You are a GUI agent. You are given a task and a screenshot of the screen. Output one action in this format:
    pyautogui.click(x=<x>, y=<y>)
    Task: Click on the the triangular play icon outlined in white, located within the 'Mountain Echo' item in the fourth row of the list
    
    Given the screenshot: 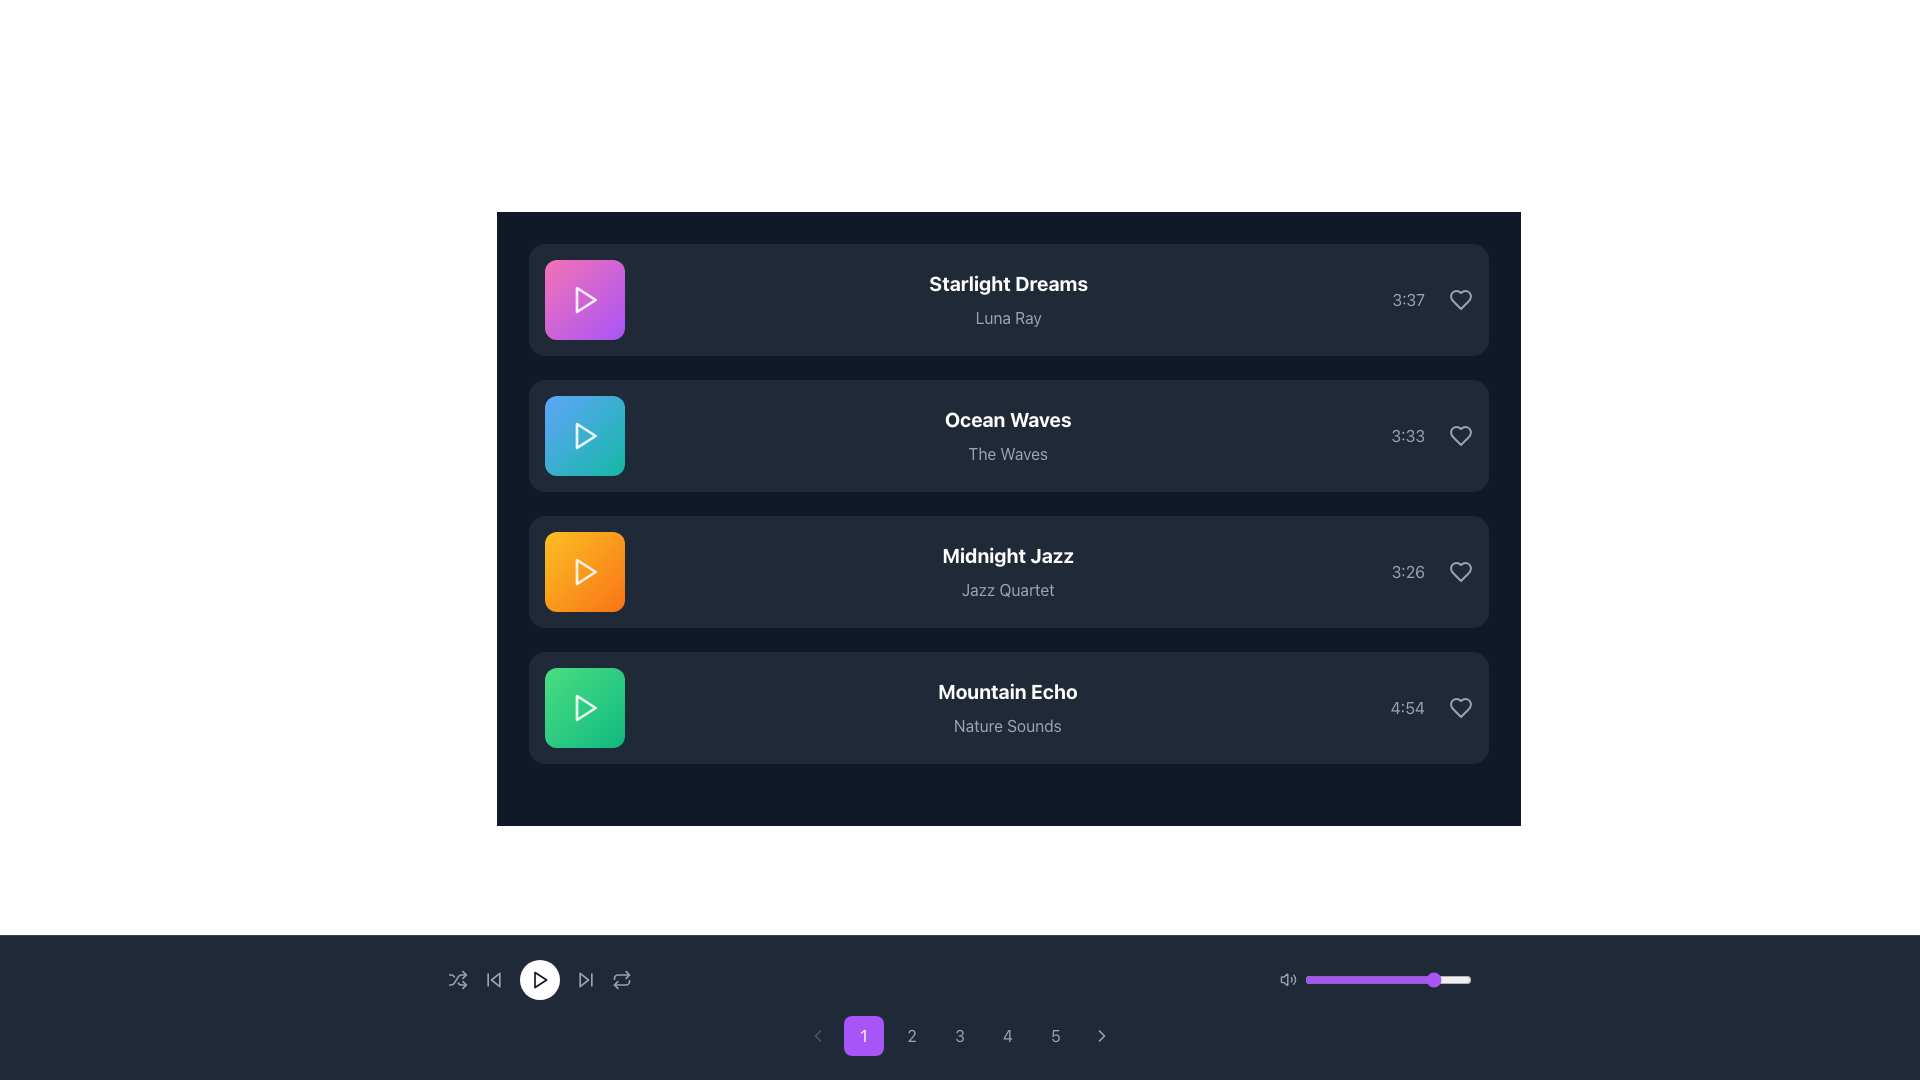 What is the action you would take?
    pyautogui.click(x=584, y=707)
    